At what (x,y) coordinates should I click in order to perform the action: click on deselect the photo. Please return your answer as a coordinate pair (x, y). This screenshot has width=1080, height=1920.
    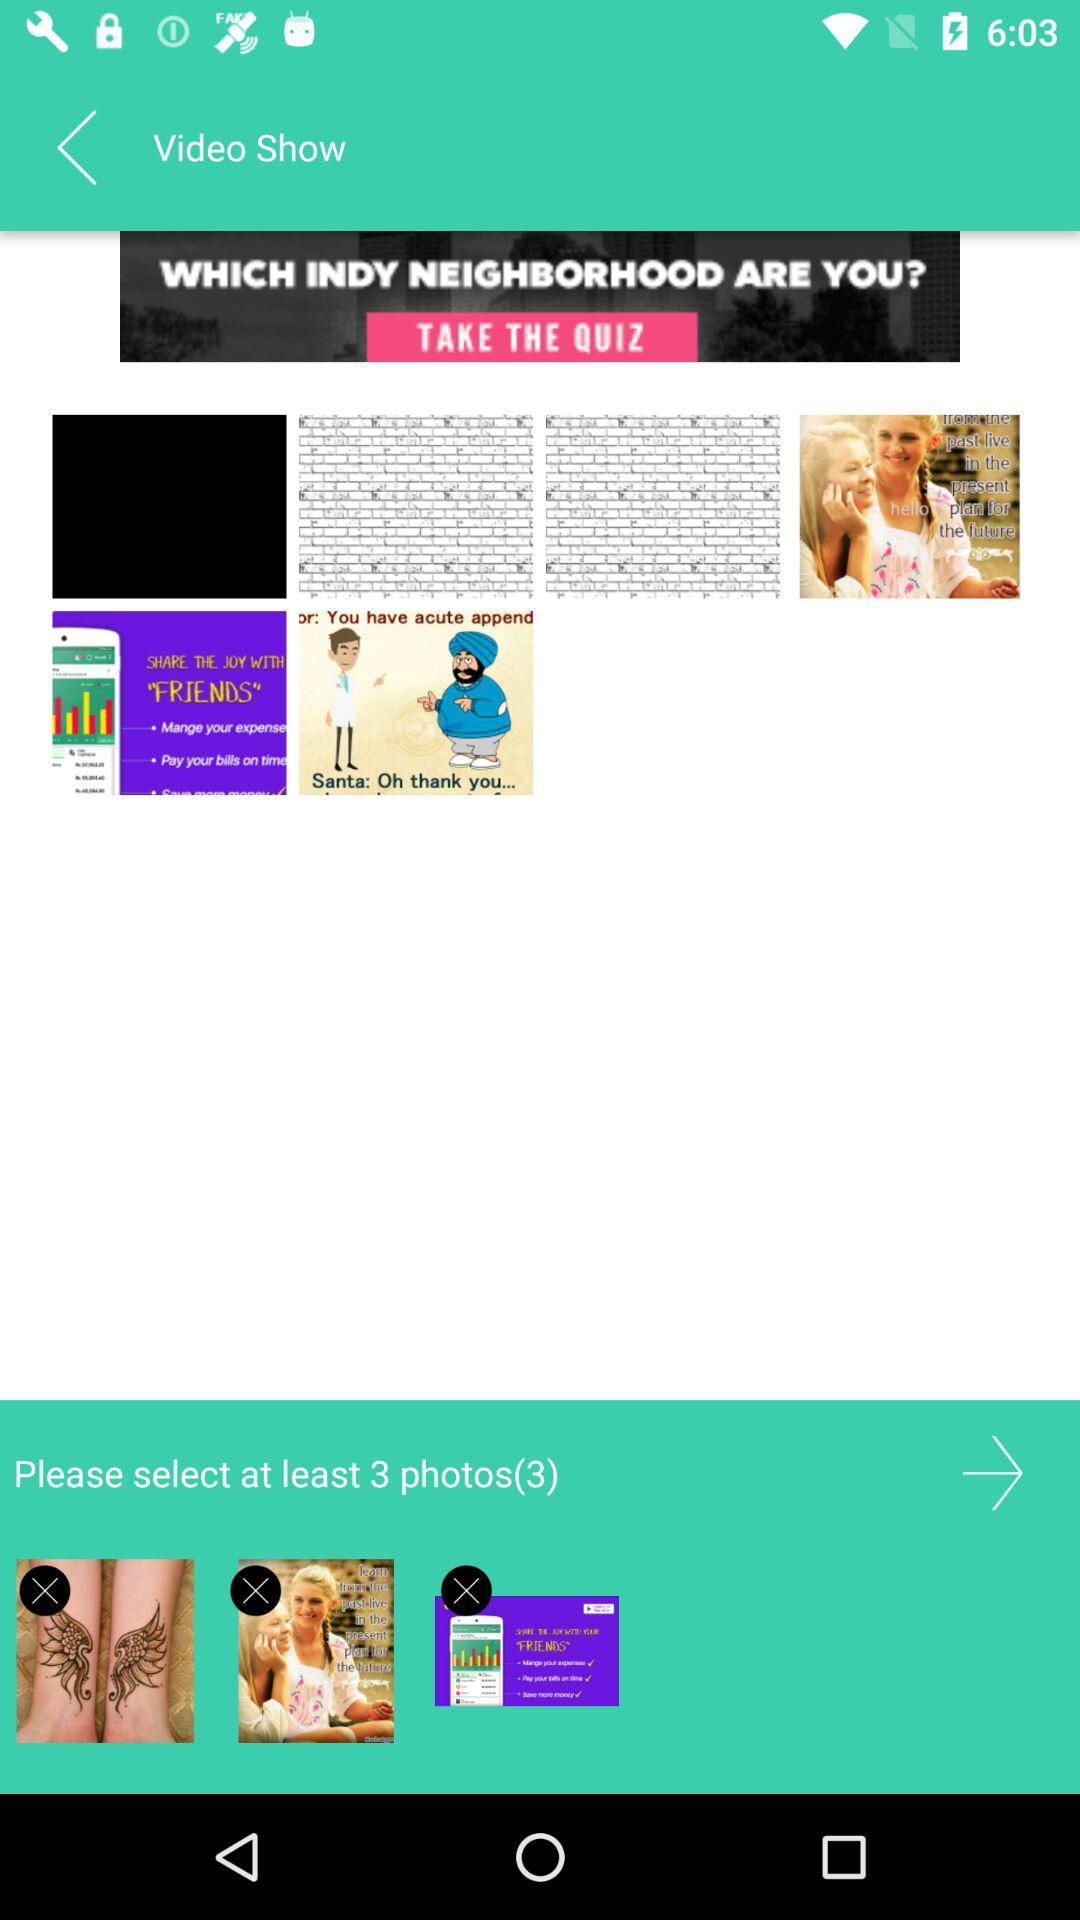
    Looking at the image, I should click on (254, 1589).